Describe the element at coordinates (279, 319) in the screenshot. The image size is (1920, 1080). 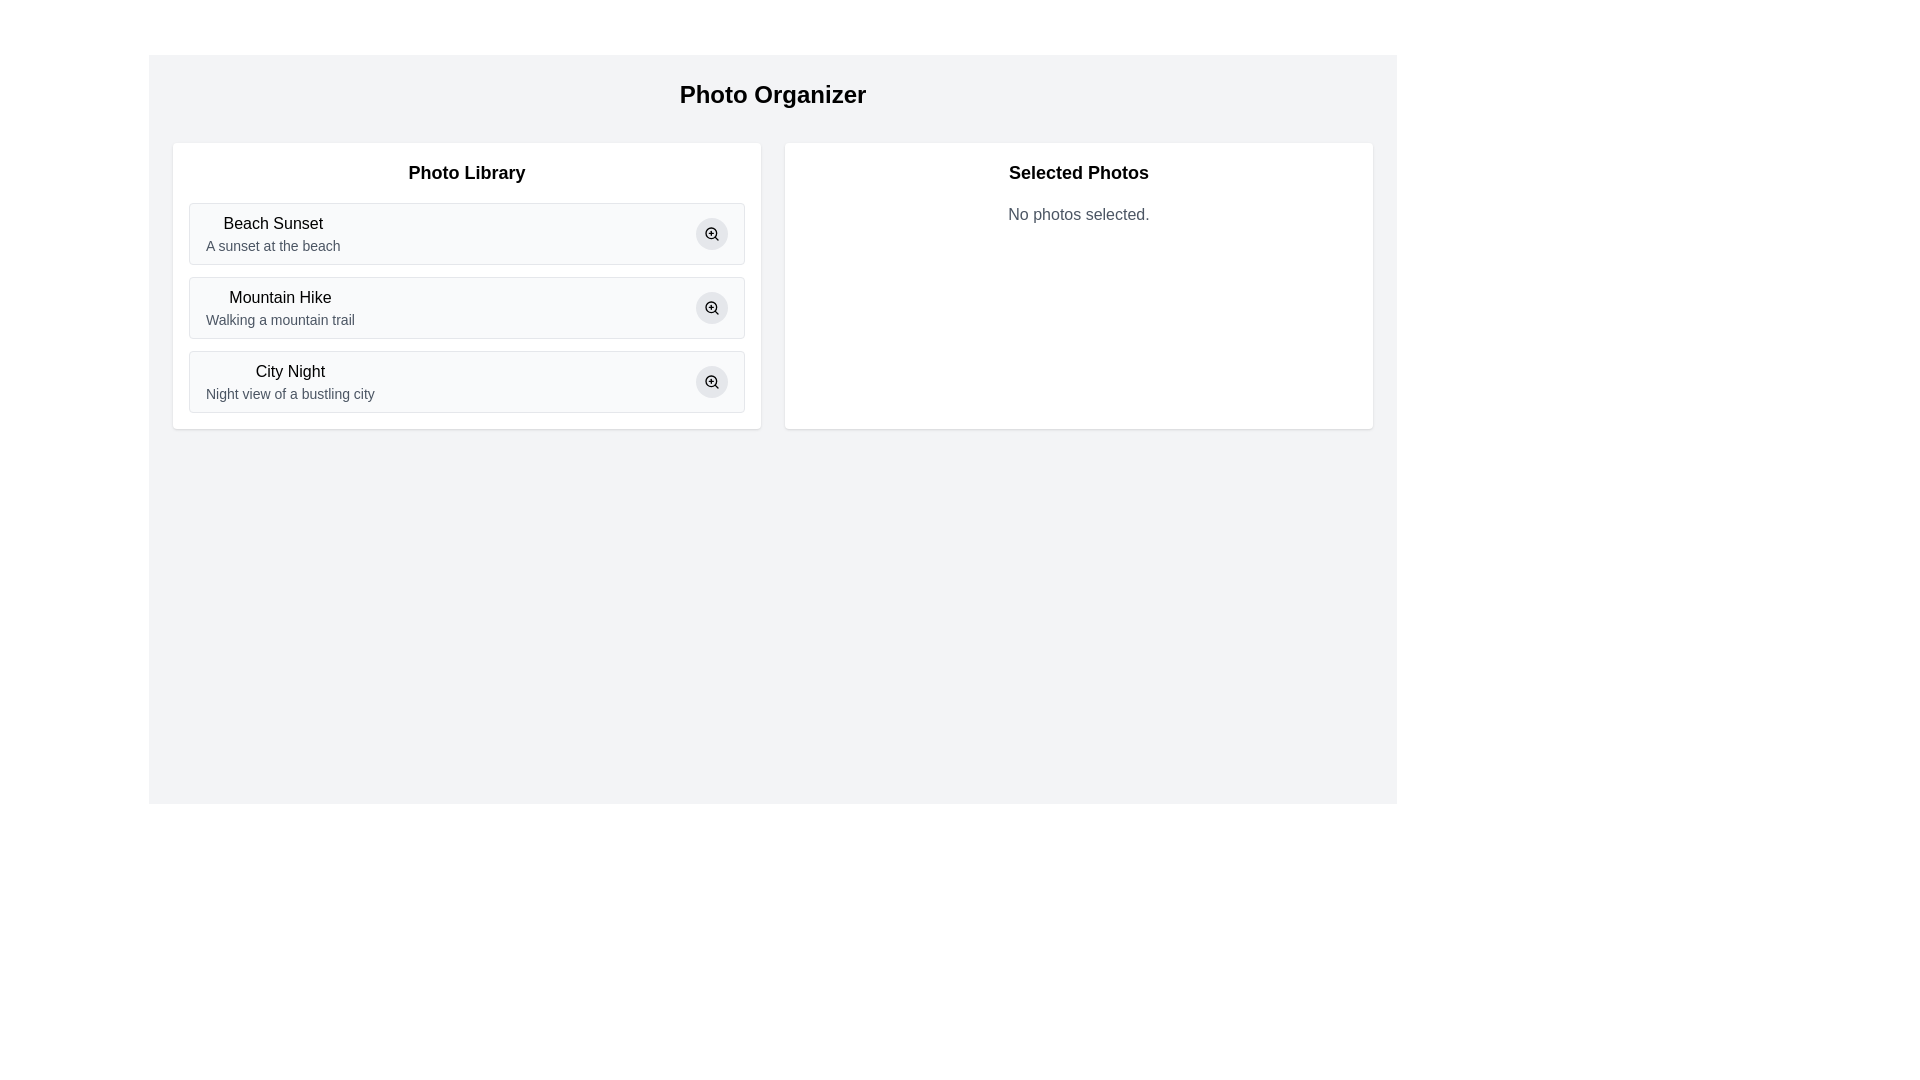
I see `the text label 'Walking a mountain trail' located beneath the heading 'Mountain Hike' in the Photo Library section` at that location.